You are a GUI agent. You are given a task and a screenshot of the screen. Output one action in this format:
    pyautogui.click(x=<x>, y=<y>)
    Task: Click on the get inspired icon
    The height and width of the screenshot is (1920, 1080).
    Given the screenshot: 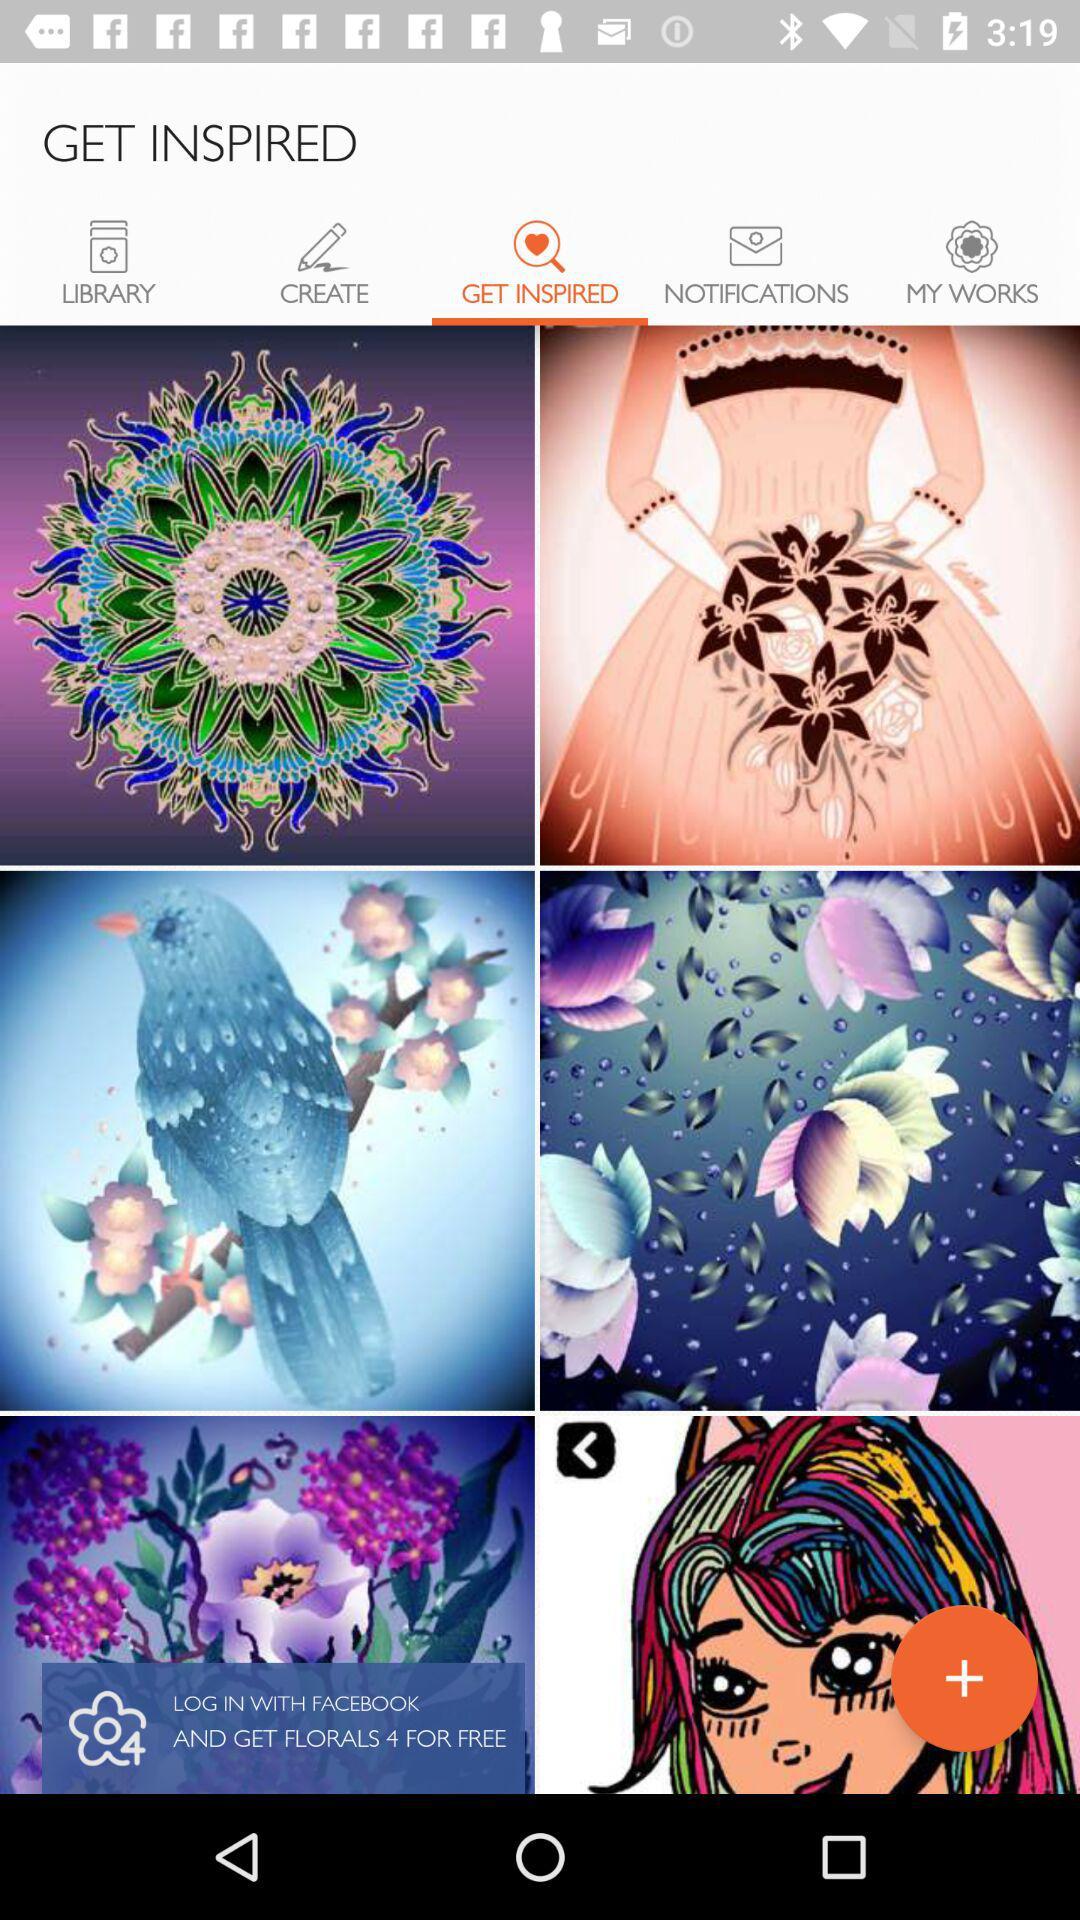 What is the action you would take?
    pyautogui.click(x=540, y=245)
    